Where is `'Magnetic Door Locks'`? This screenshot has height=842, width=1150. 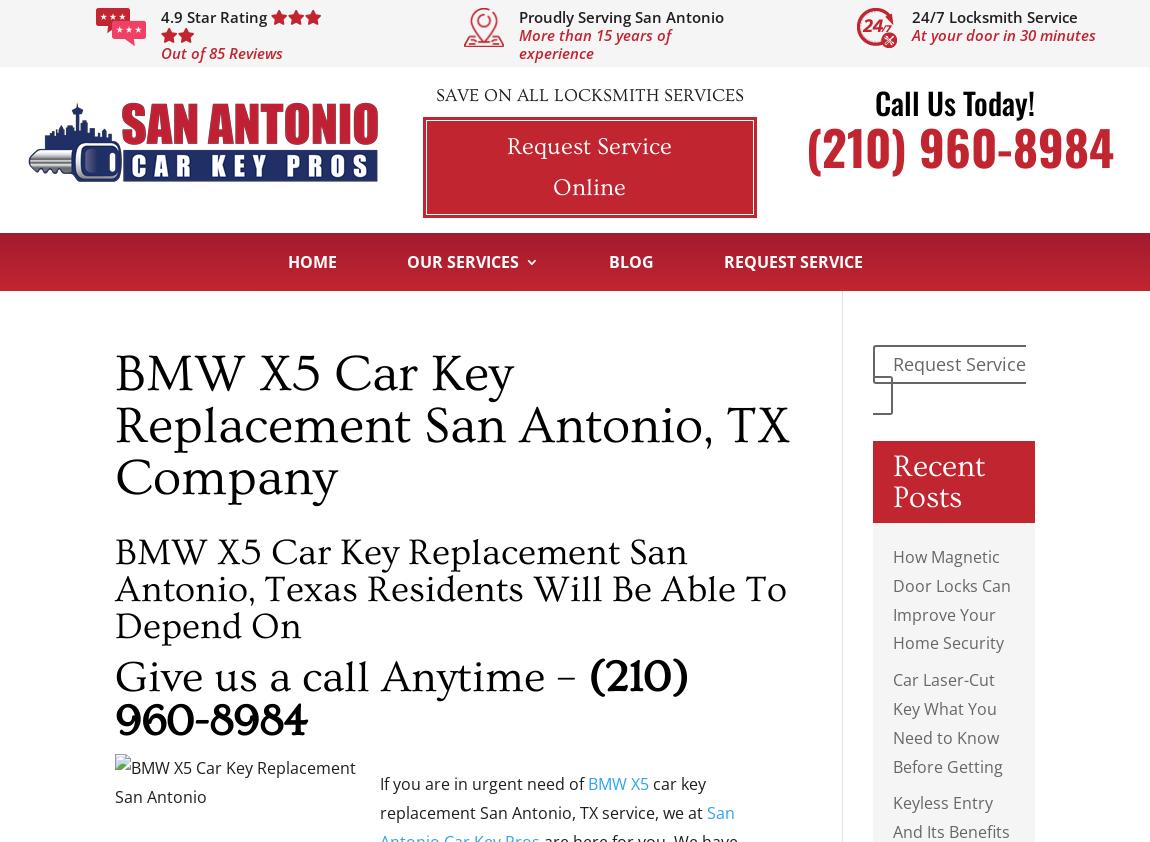
'Magnetic Door Locks' is located at coordinates (713, 540).